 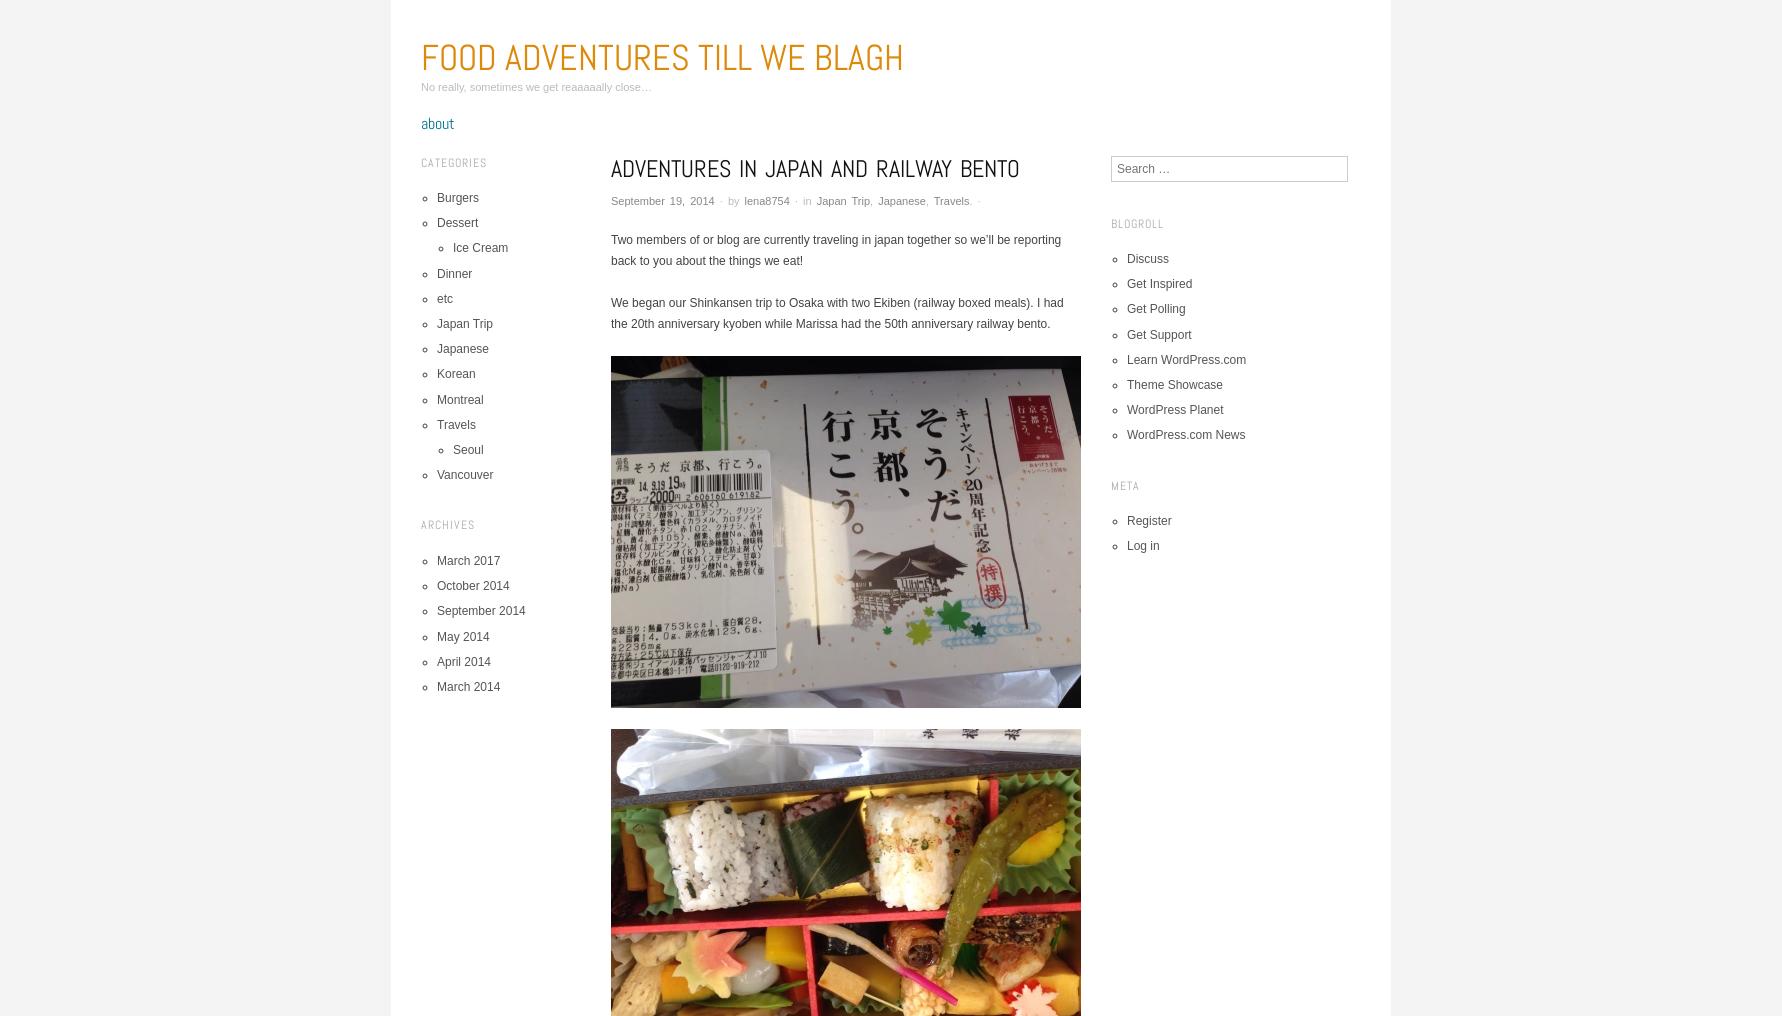 What do you see at coordinates (536, 86) in the screenshot?
I see `'No really, sometimes we get reaaaaally close…'` at bounding box center [536, 86].